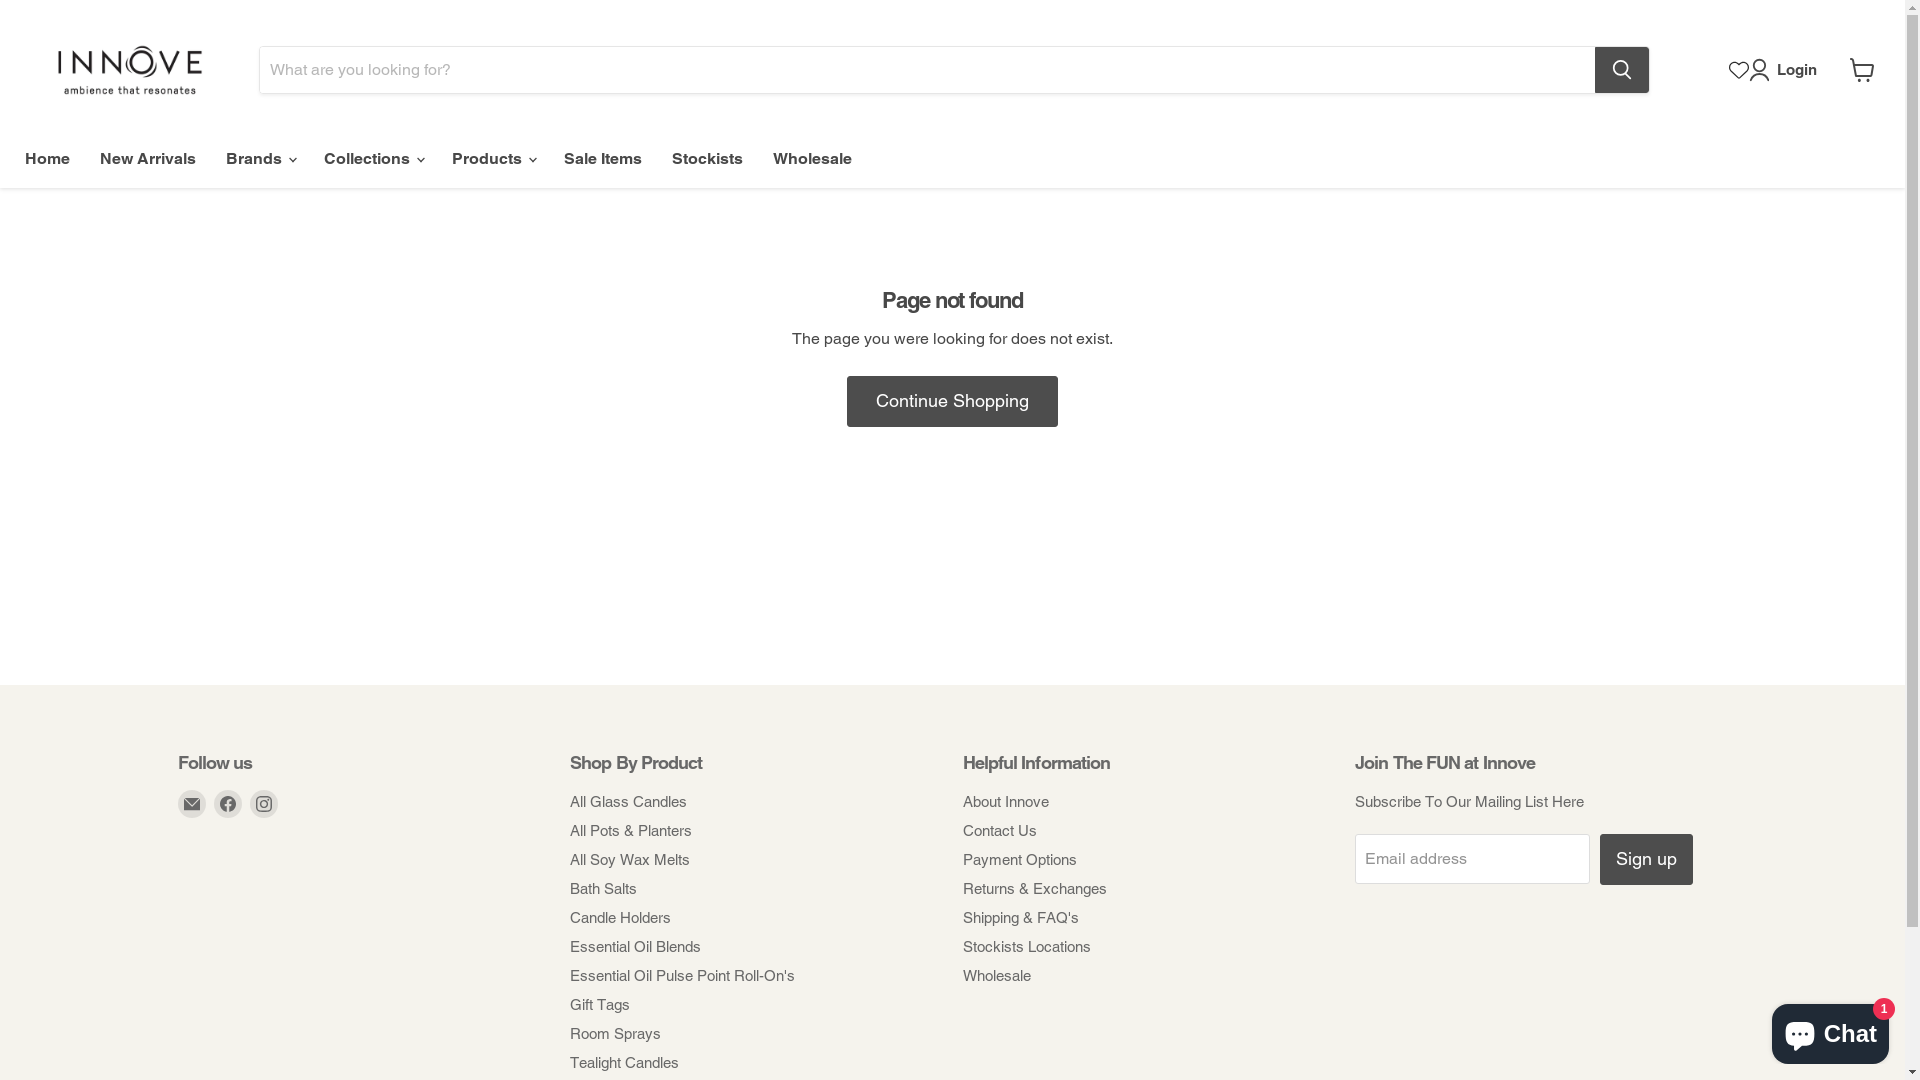 Image resolution: width=1920 pixels, height=1080 pixels. Describe the element at coordinates (998, 830) in the screenshot. I see `'Contact Us'` at that location.